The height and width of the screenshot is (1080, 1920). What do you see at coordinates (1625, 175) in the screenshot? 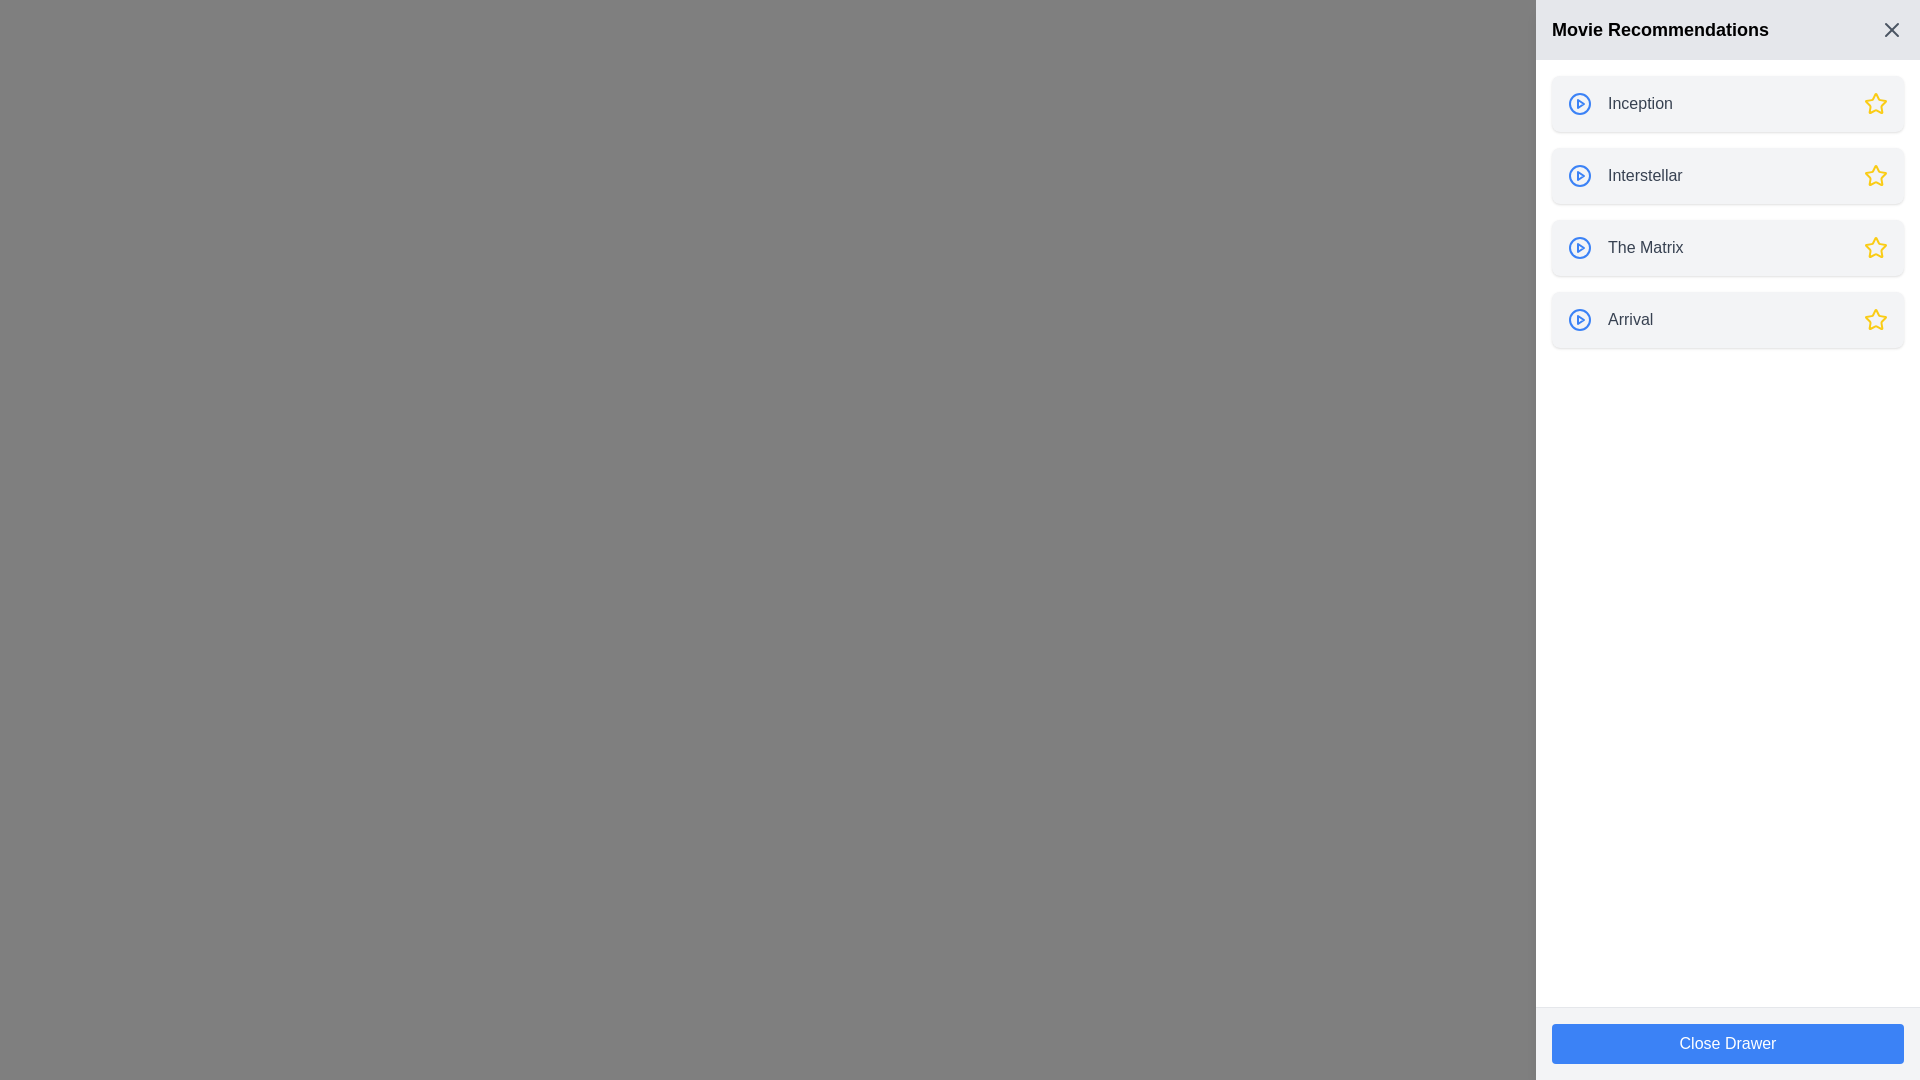
I see `the text 'Interstellar'` at bounding box center [1625, 175].